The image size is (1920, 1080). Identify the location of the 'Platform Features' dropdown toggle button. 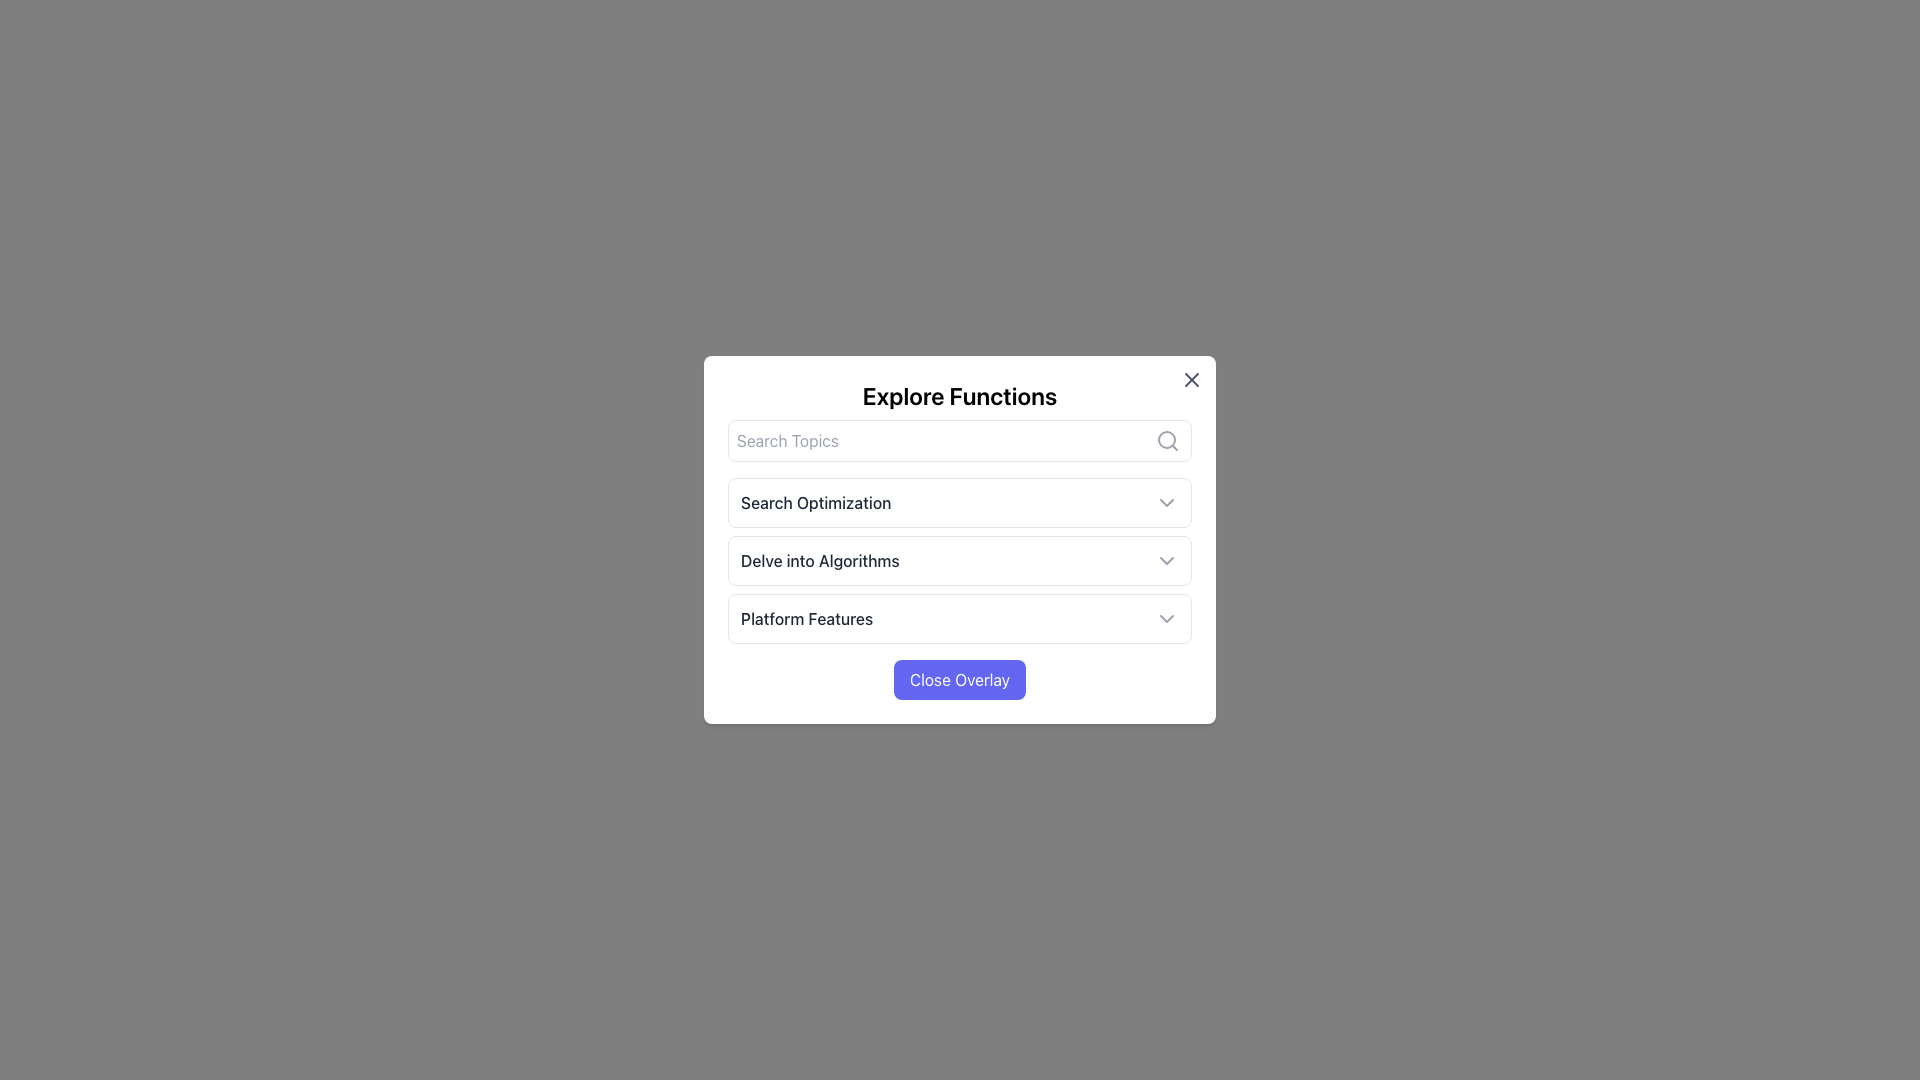
(960, 617).